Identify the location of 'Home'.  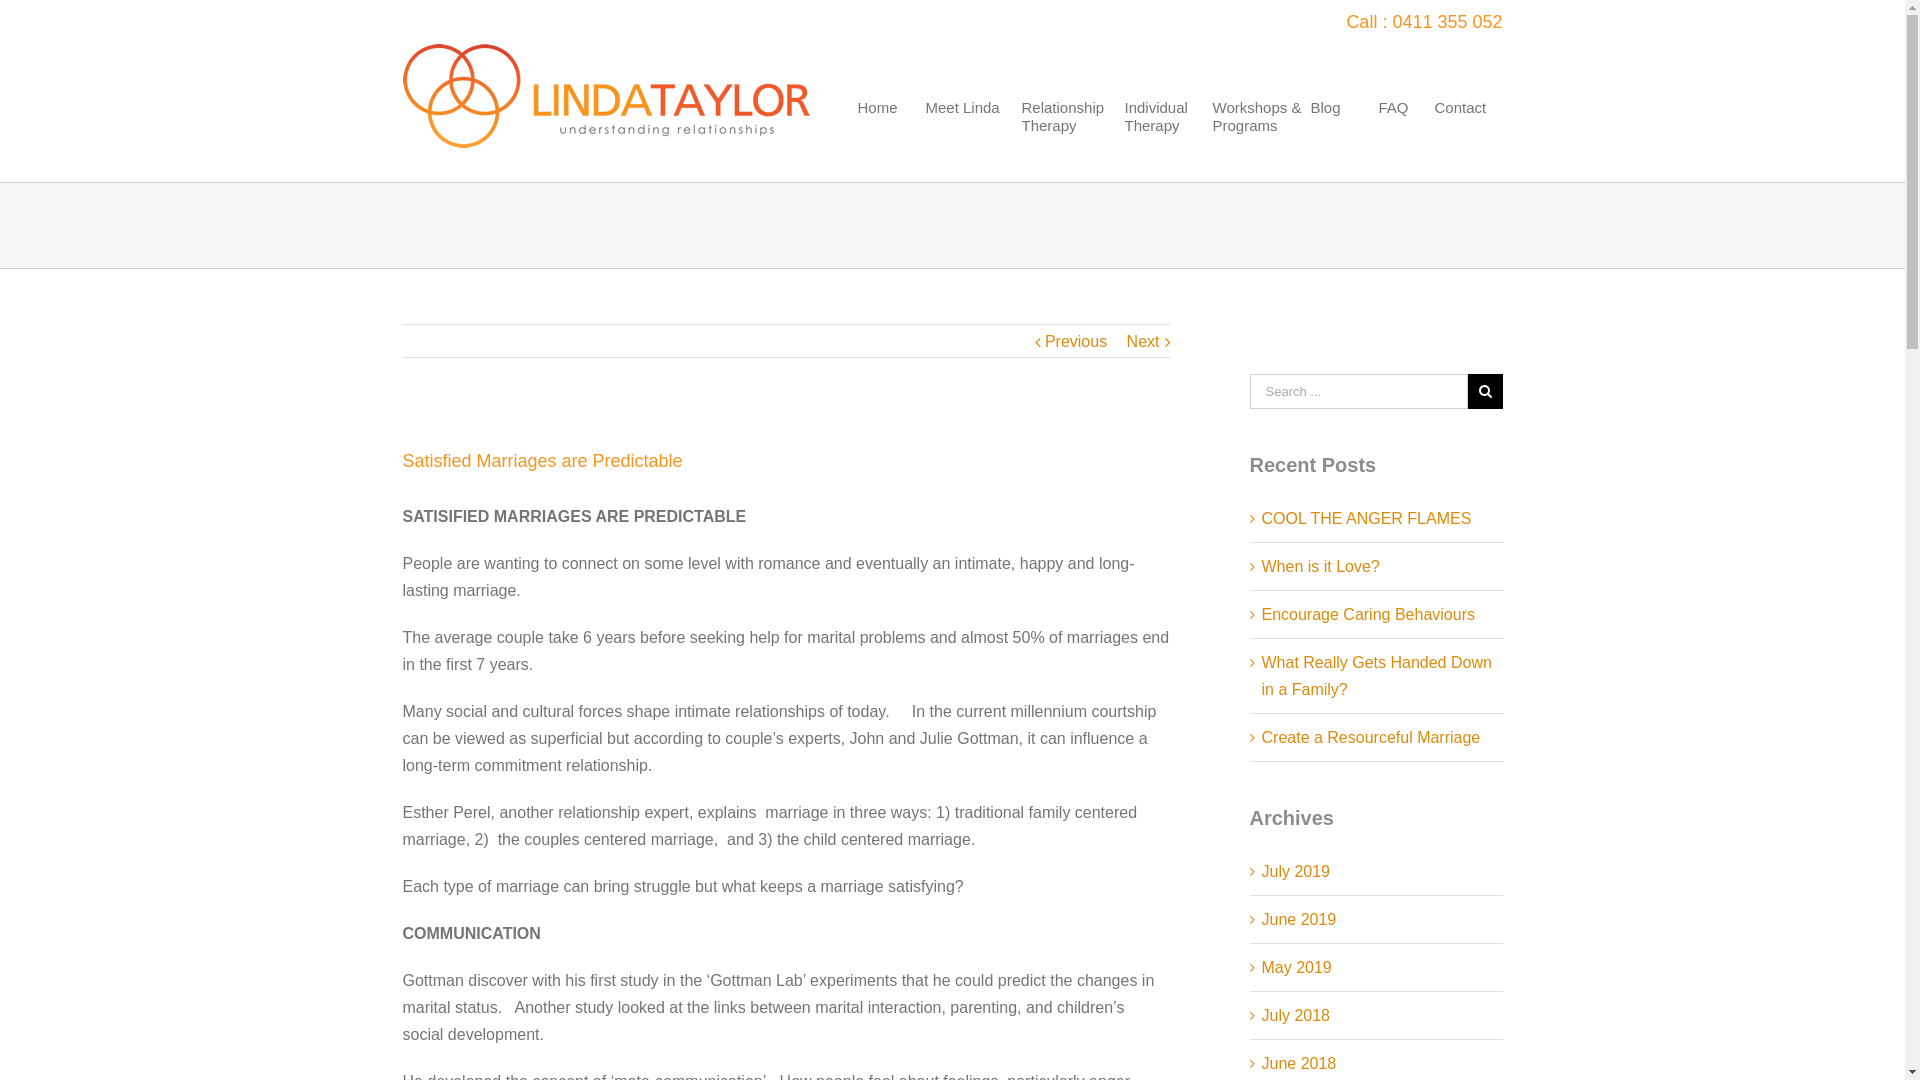
(887, 139).